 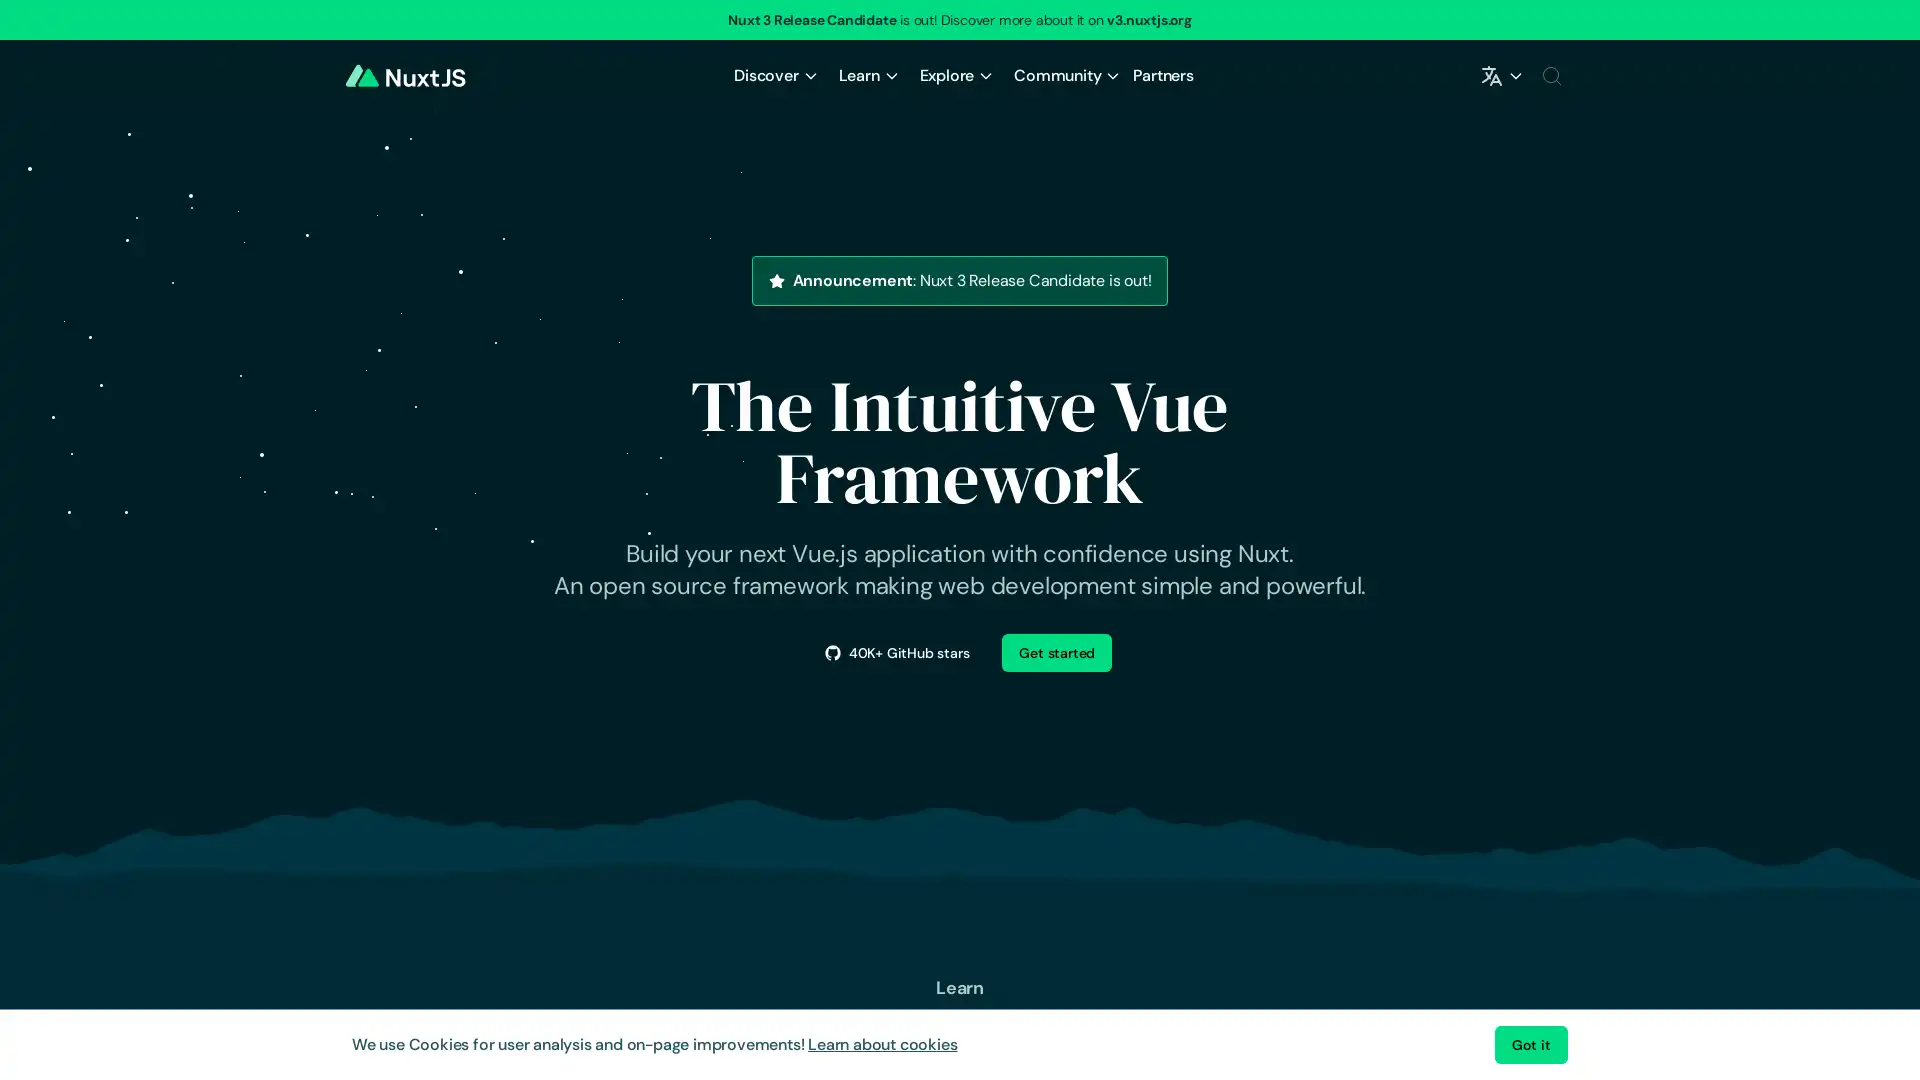 What do you see at coordinates (1530, 1044) in the screenshot?
I see `Got it` at bounding box center [1530, 1044].